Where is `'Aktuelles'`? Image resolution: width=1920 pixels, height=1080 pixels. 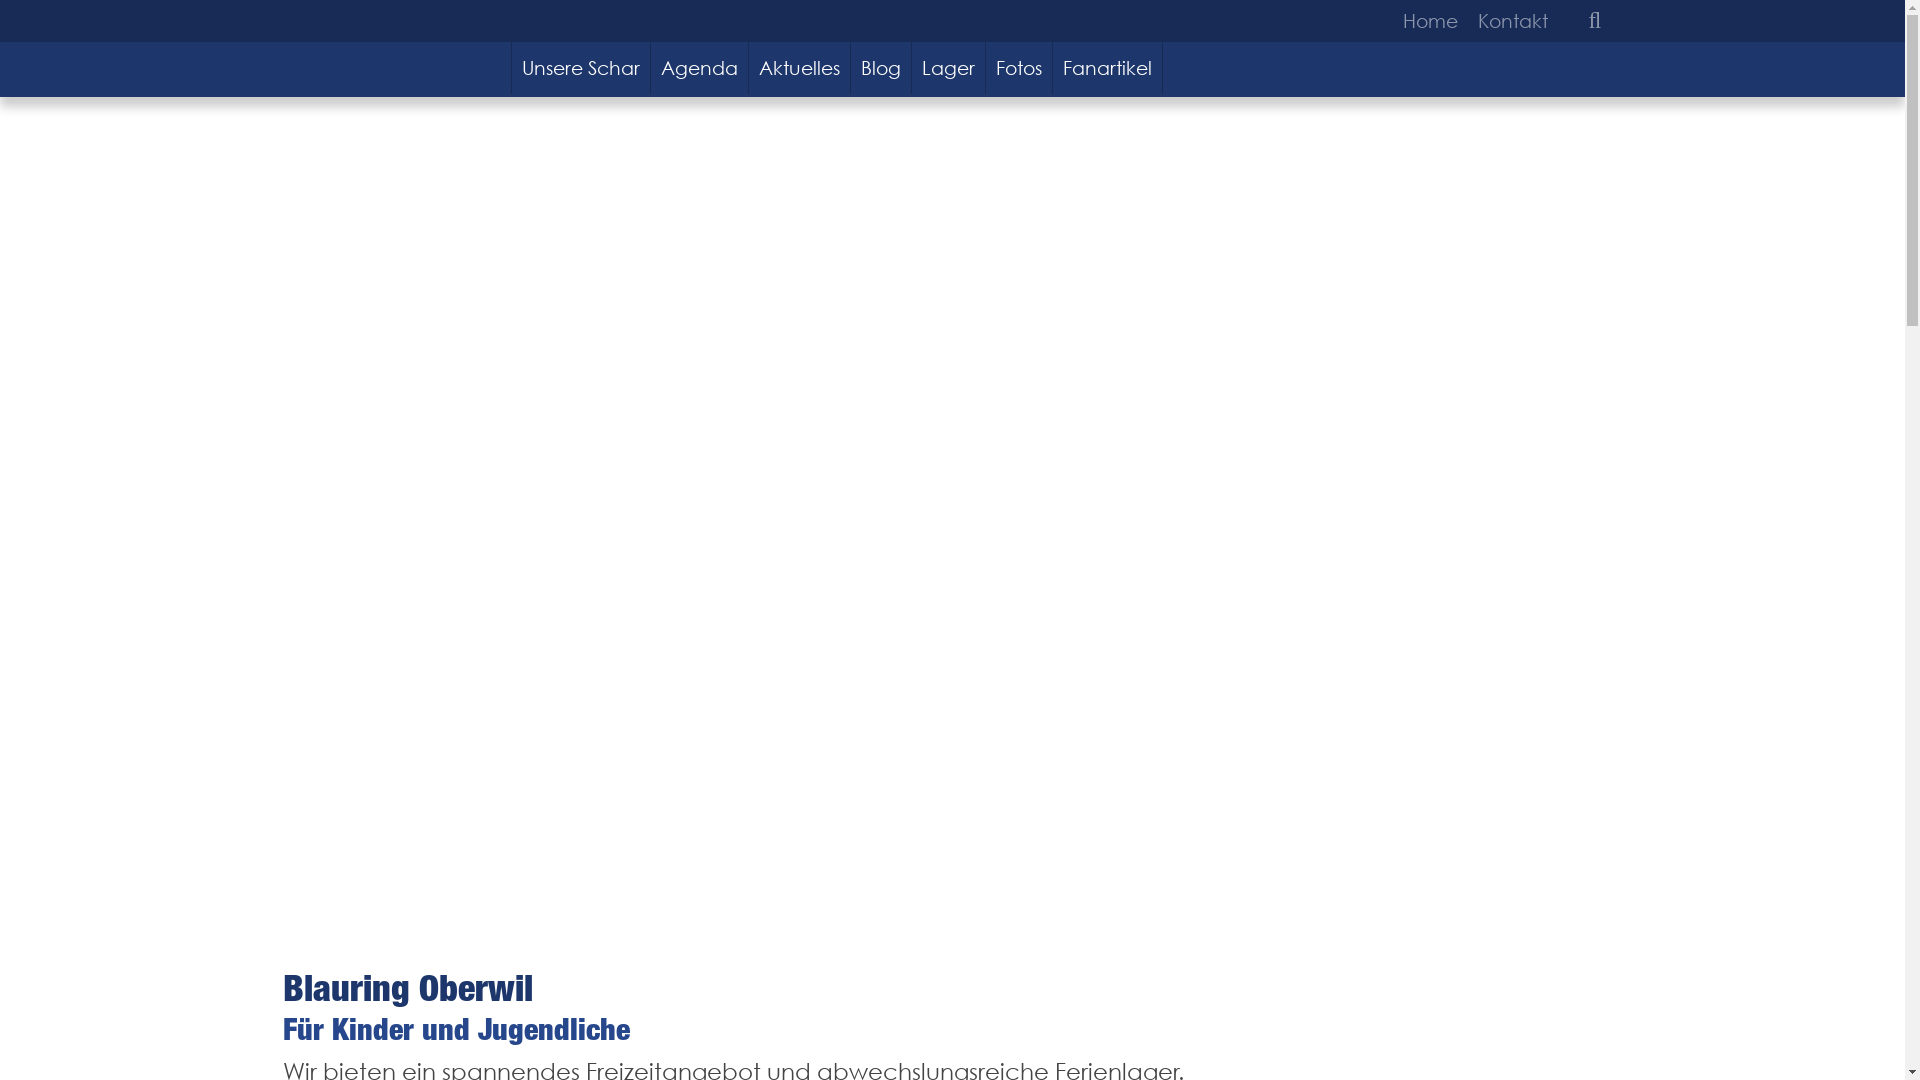
'Aktuelles' is located at coordinates (800, 67).